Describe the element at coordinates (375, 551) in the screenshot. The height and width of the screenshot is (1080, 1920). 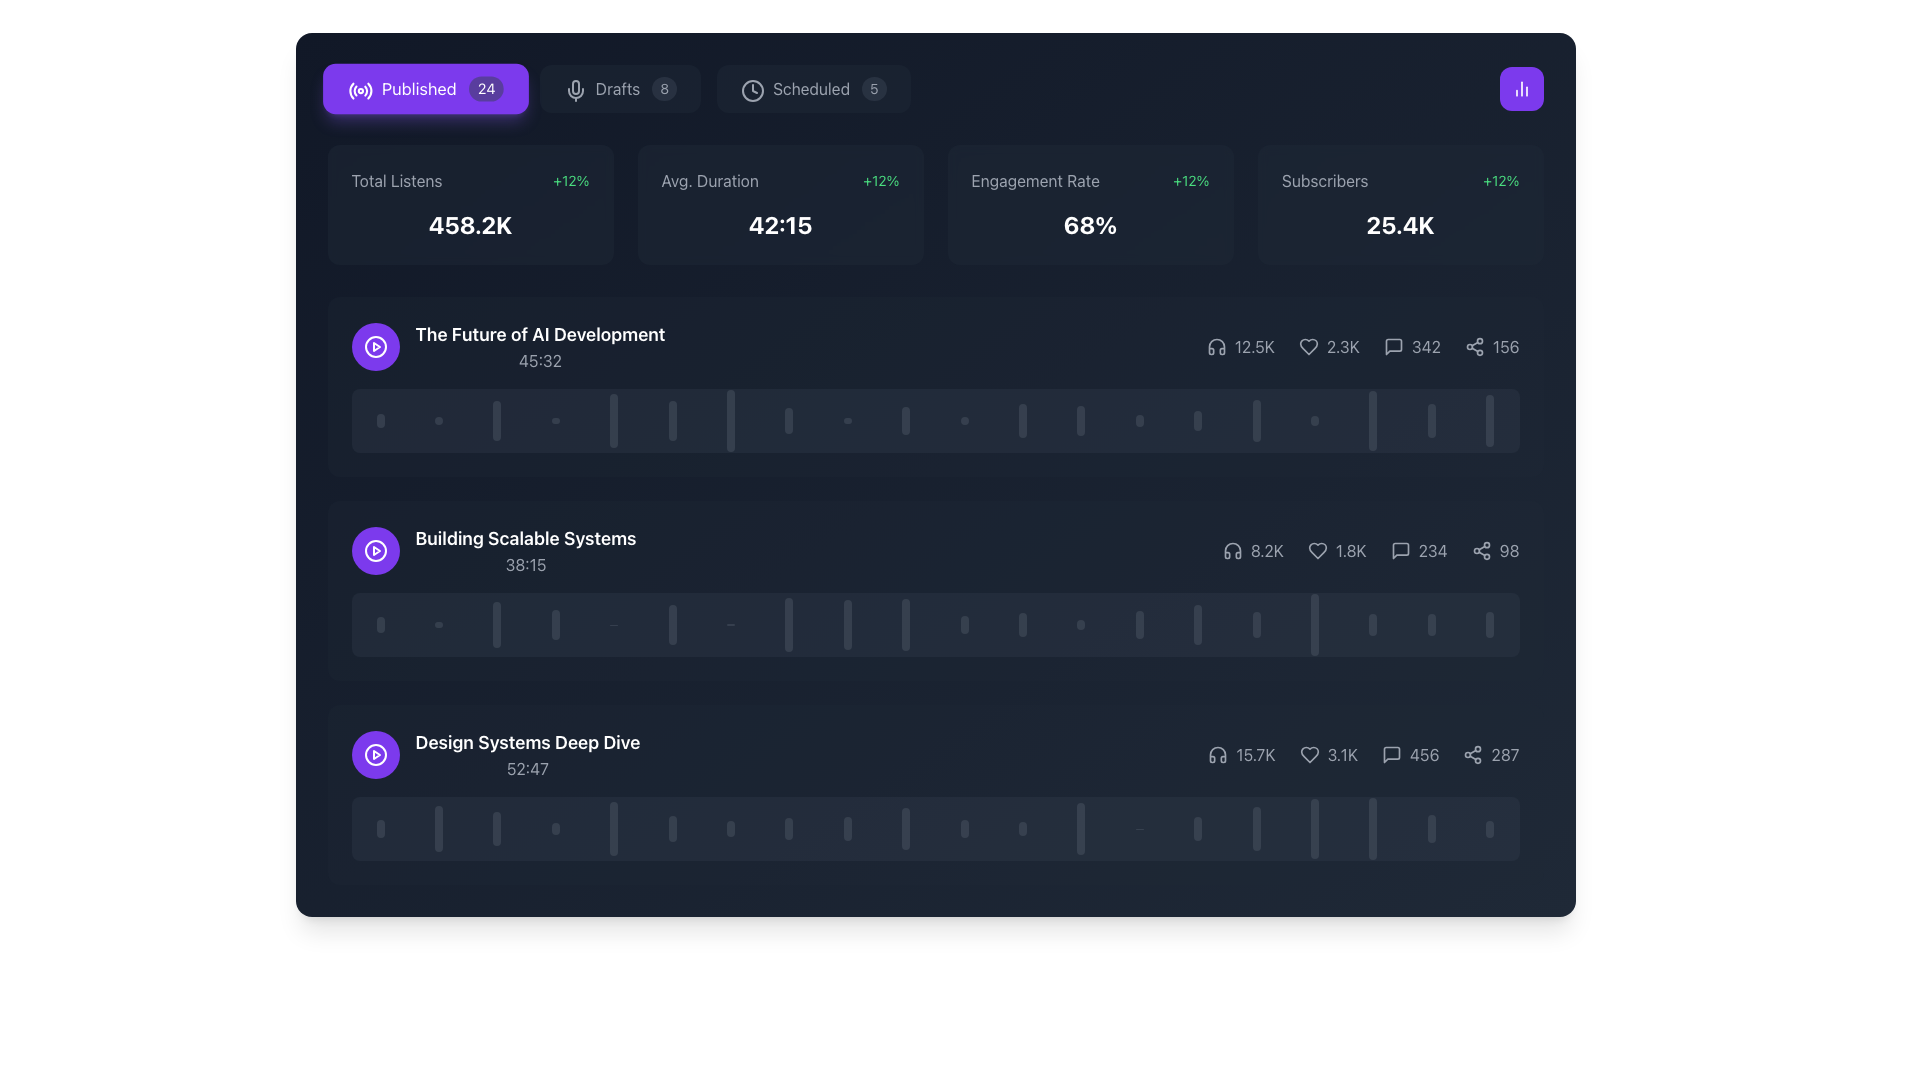
I see `the play icon button, which is a white triangle inside a circular outline against a purple background, located to the left of the 'Design Systems Deep Dive' item` at that location.